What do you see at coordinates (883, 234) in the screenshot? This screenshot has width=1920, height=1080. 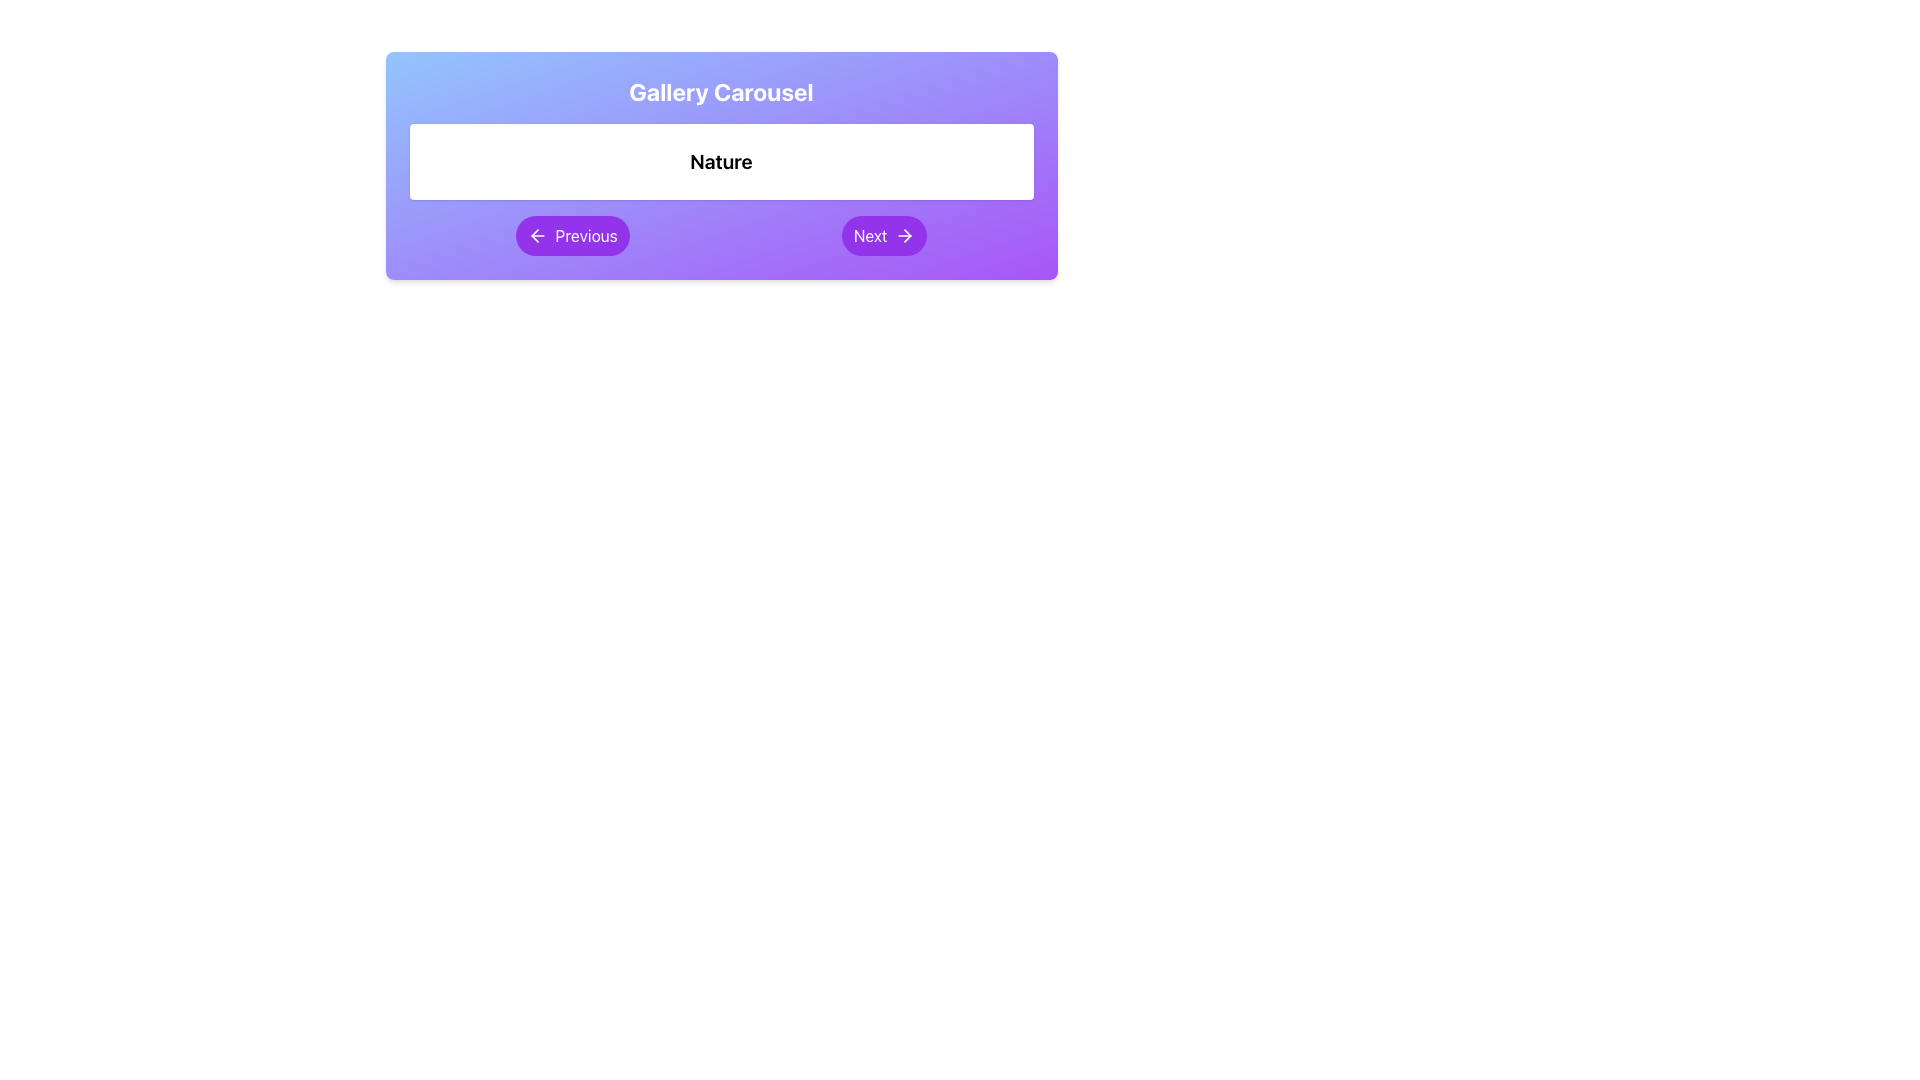 I see `the rounded purple 'Next' button with white text and a right arrow icon` at bounding box center [883, 234].